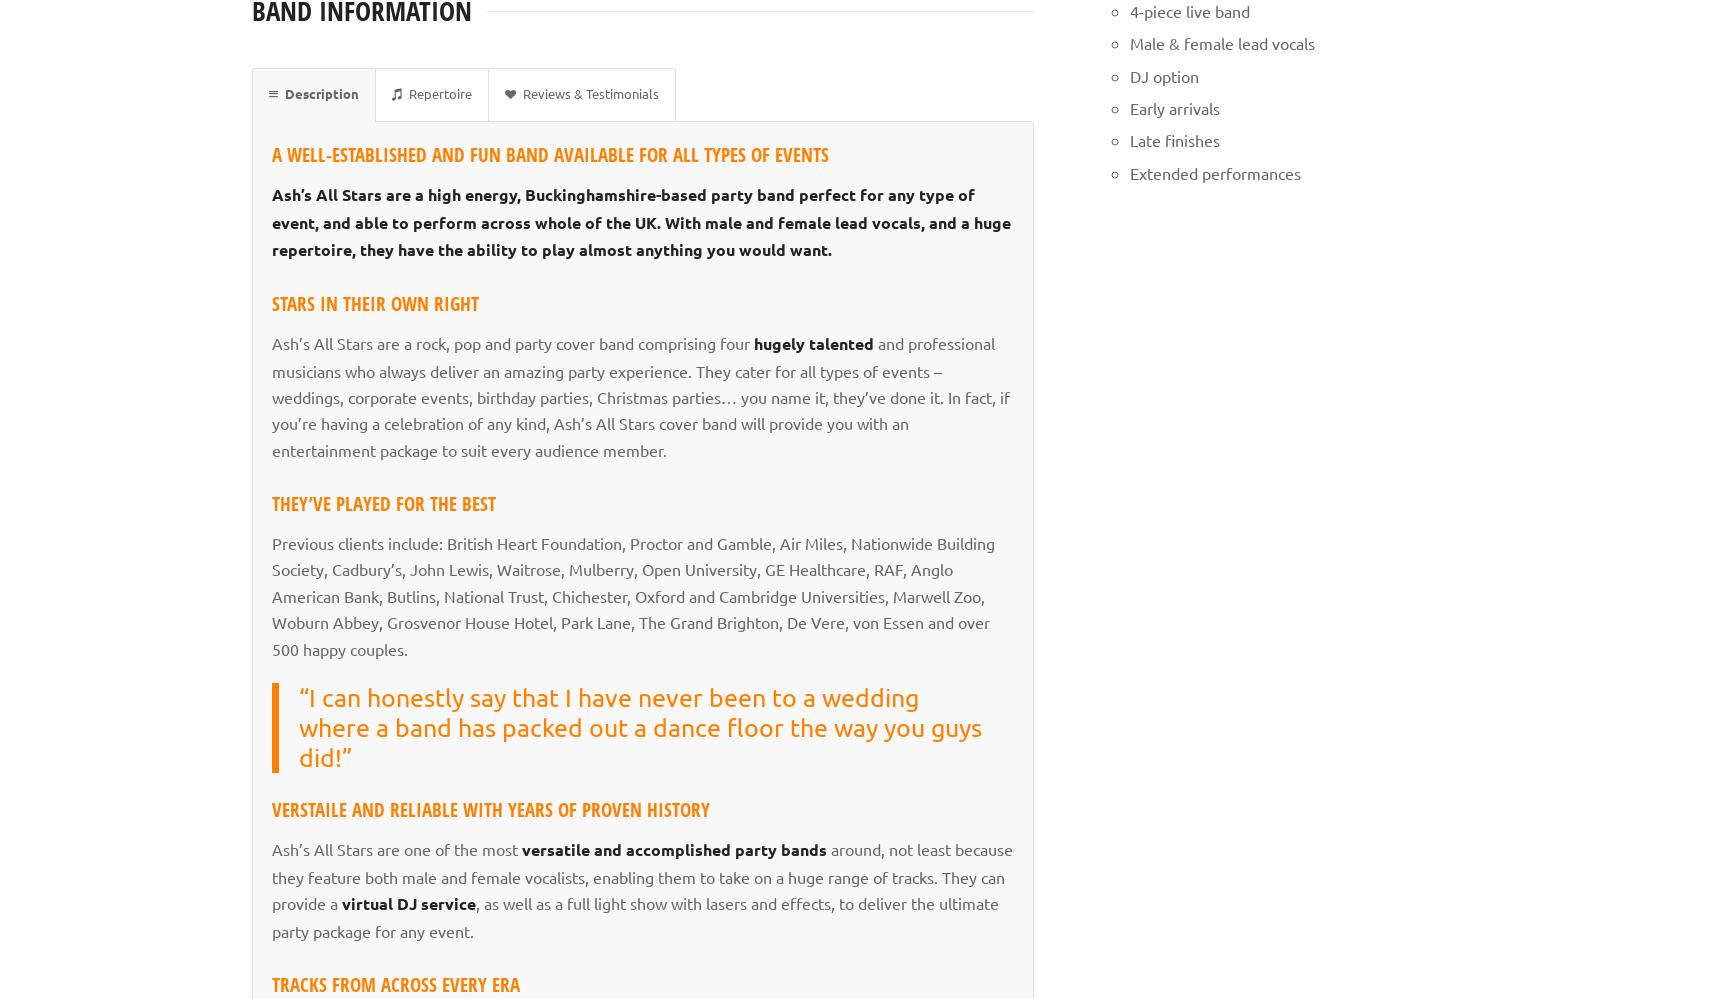 Image resolution: width=1713 pixels, height=999 pixels. Describe the element at coordinates (1172, 139) in the screenshot. I see `'Late finishes'` at that location.